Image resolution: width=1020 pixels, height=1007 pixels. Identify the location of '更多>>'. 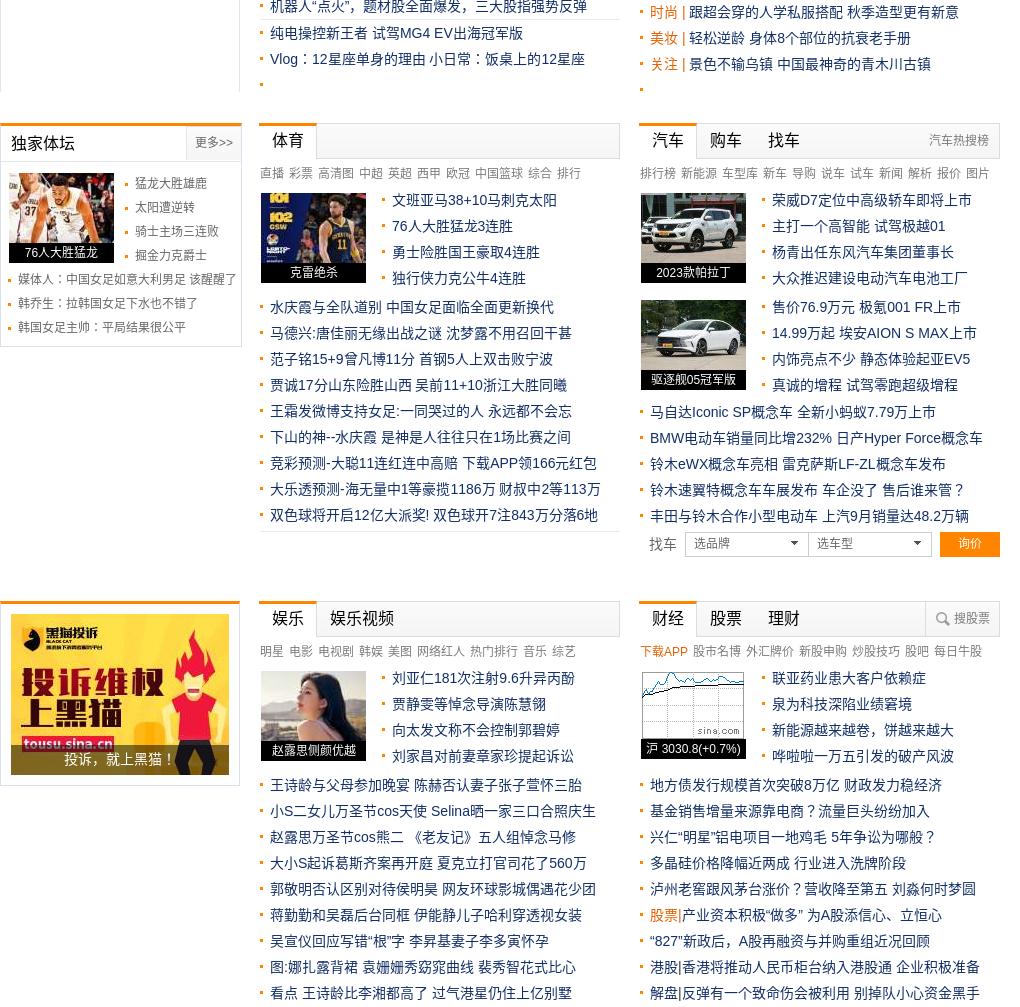
(212, 142).